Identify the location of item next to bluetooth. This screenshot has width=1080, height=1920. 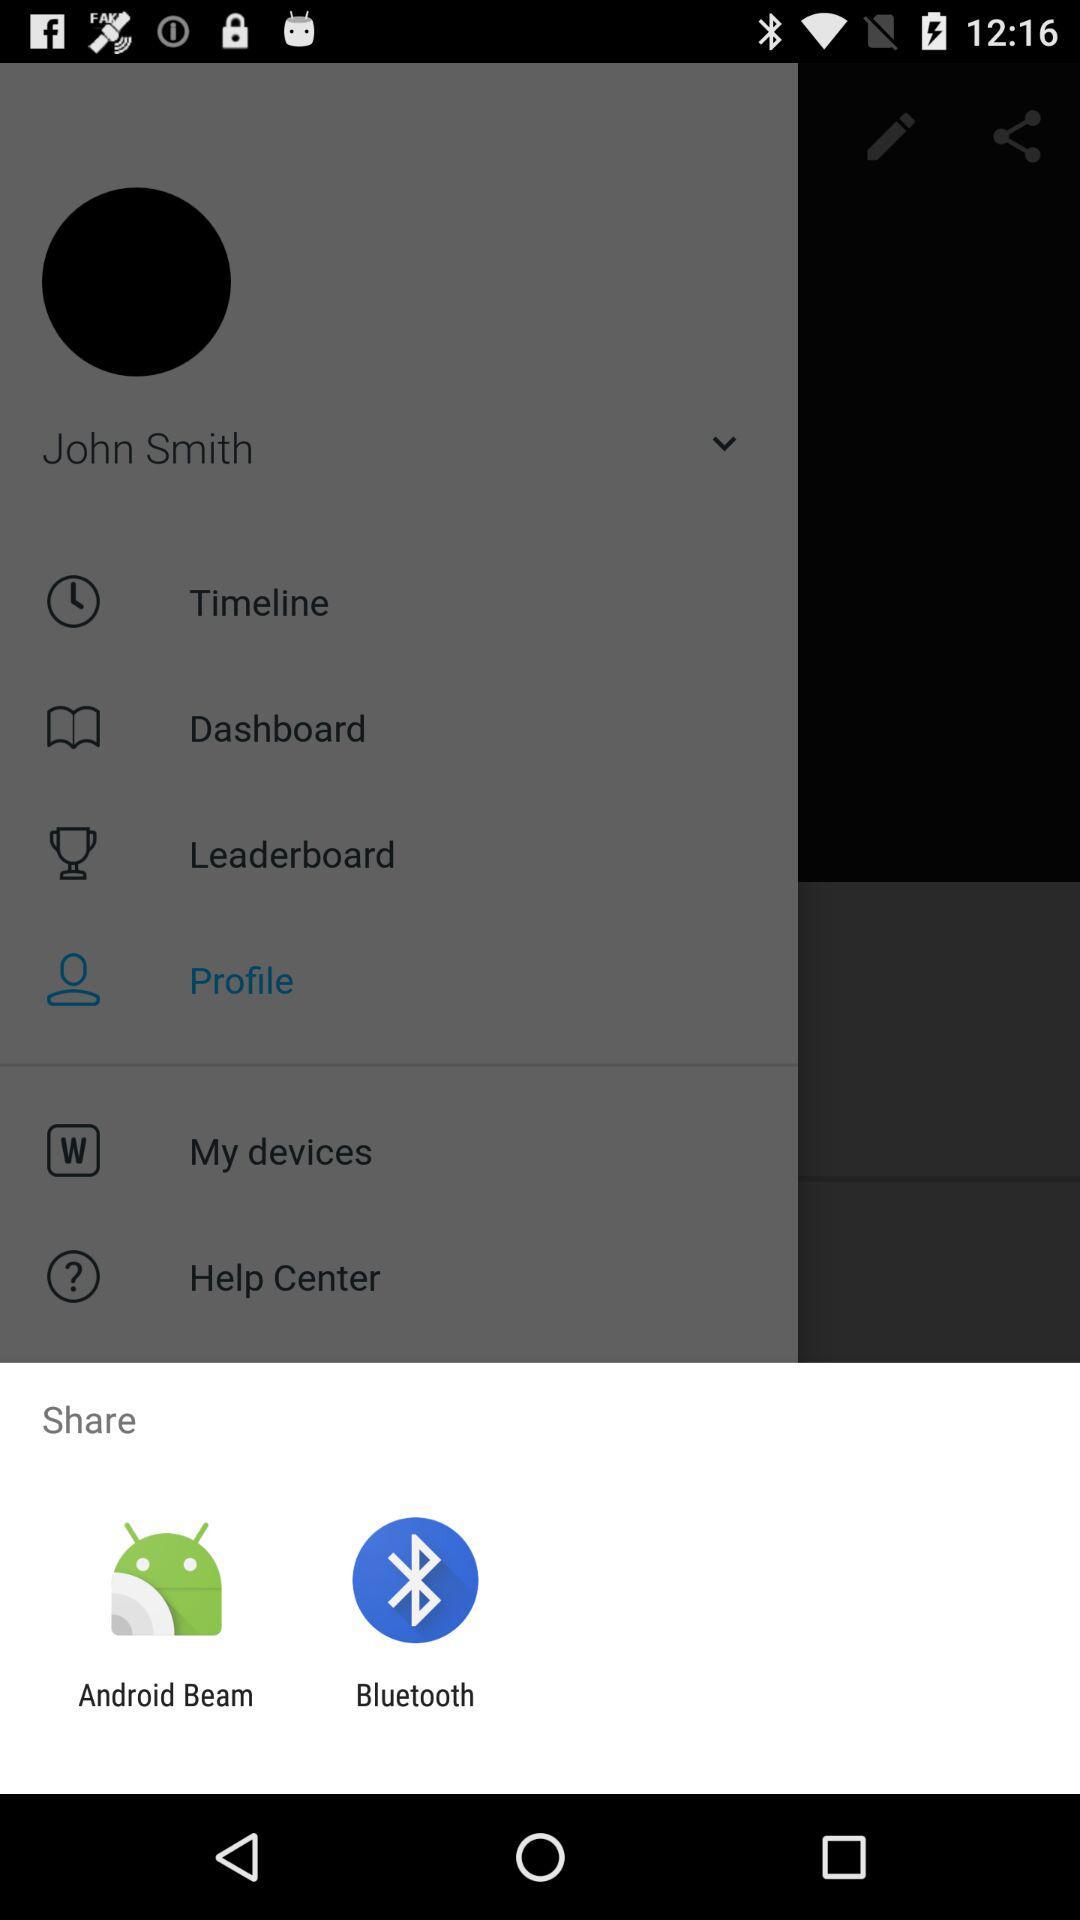
(165, 1711).